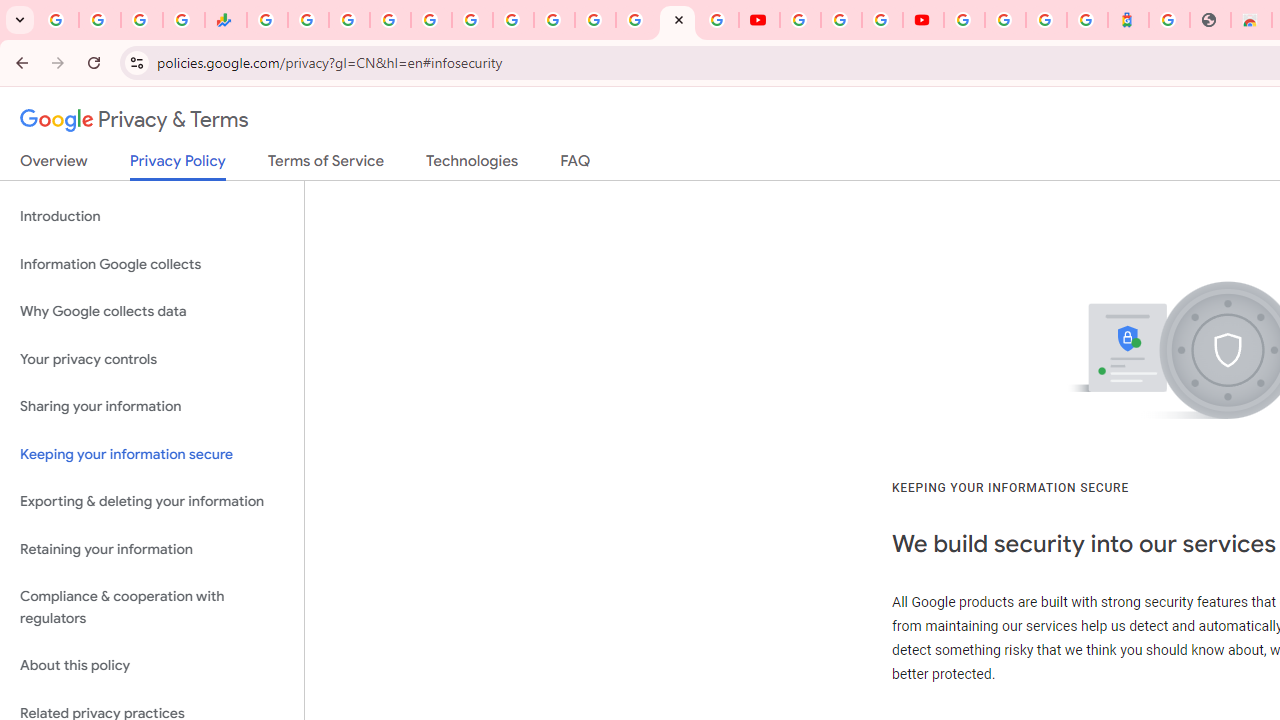 This screenshot has width=1280, height=720. I want to click on 'Keeping your information secure', so click(151, 454).